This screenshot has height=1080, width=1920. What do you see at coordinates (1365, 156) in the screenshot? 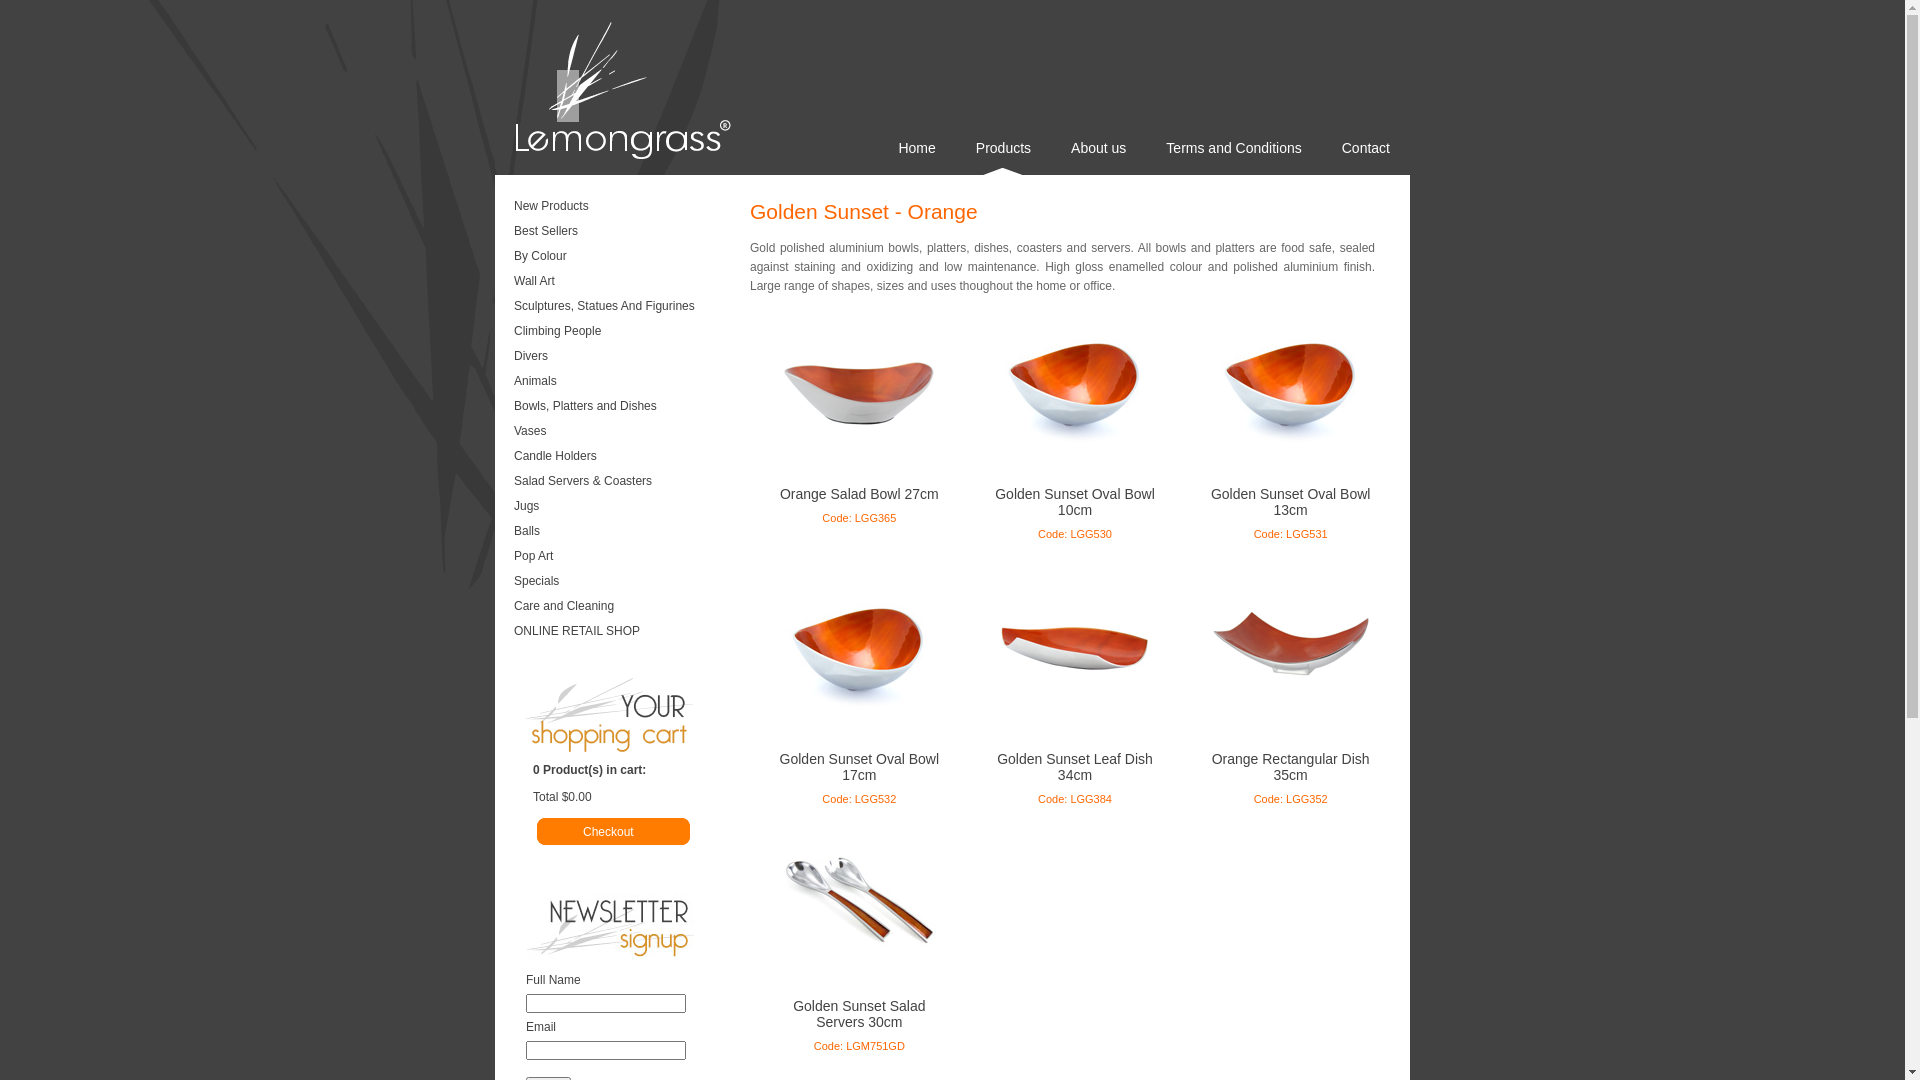
I see `'Contact'` at bounding box center [1365, 156].